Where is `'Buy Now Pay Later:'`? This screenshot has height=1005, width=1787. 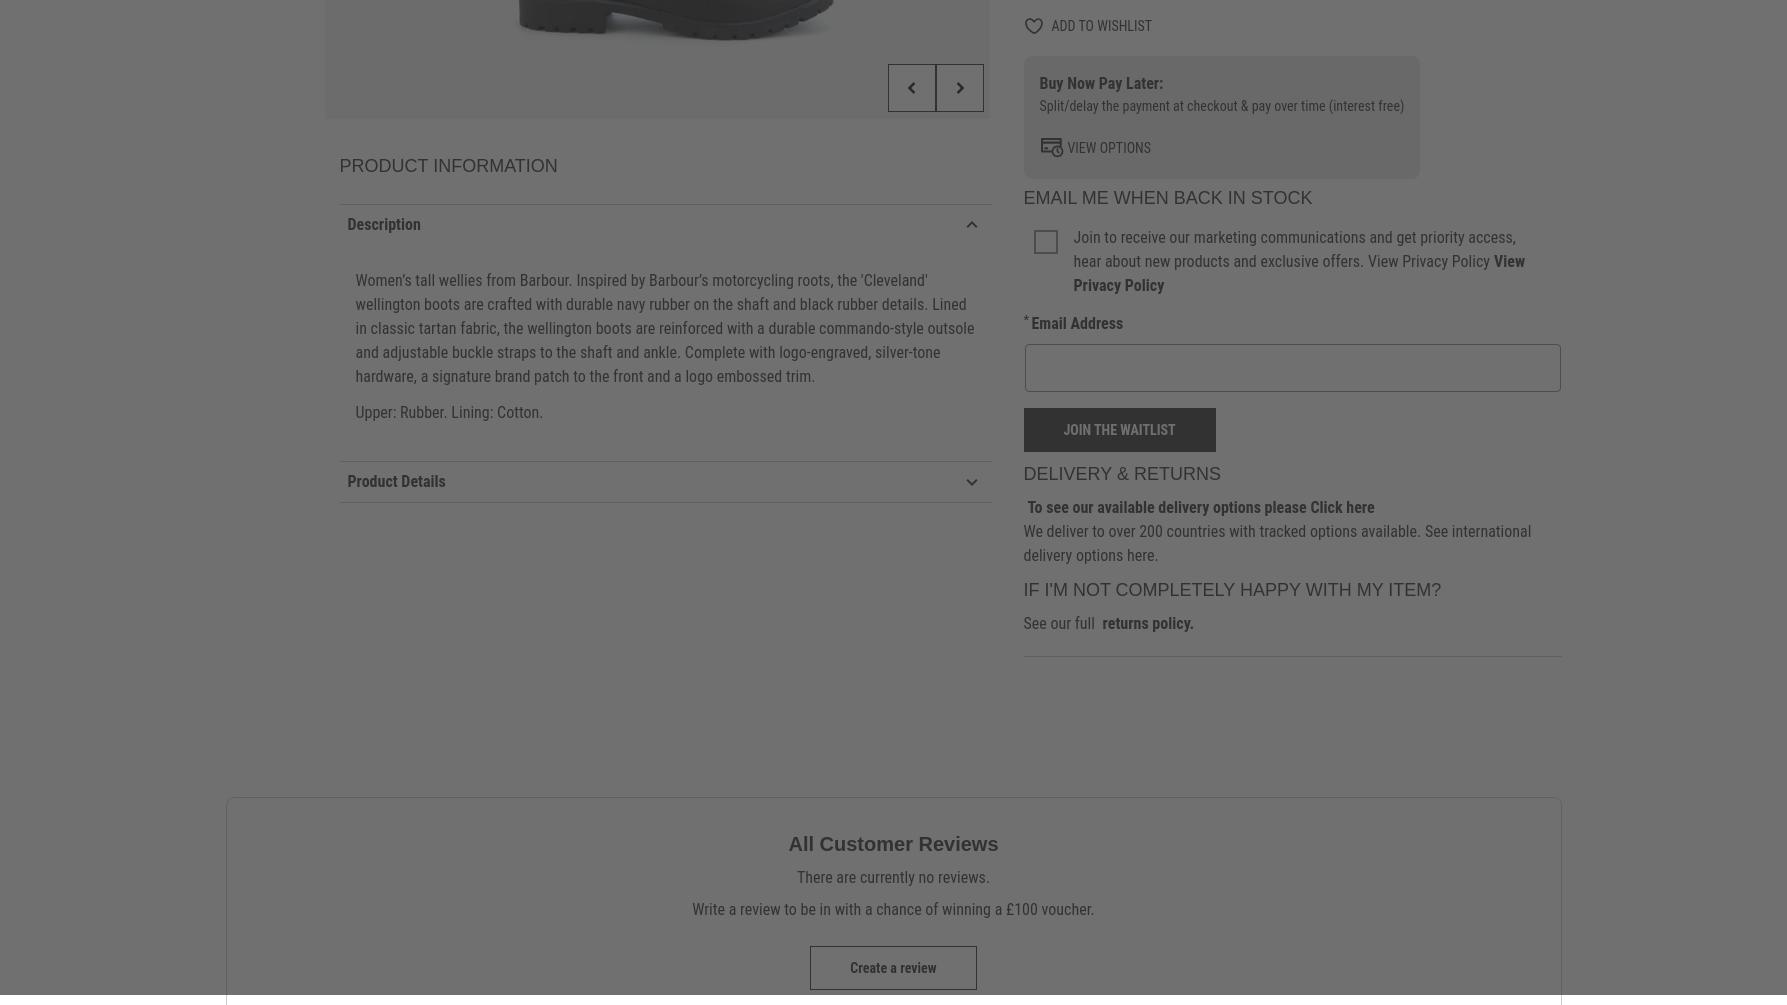 'Buy Now Pay Later:' is located at coordinates (1100, 83).